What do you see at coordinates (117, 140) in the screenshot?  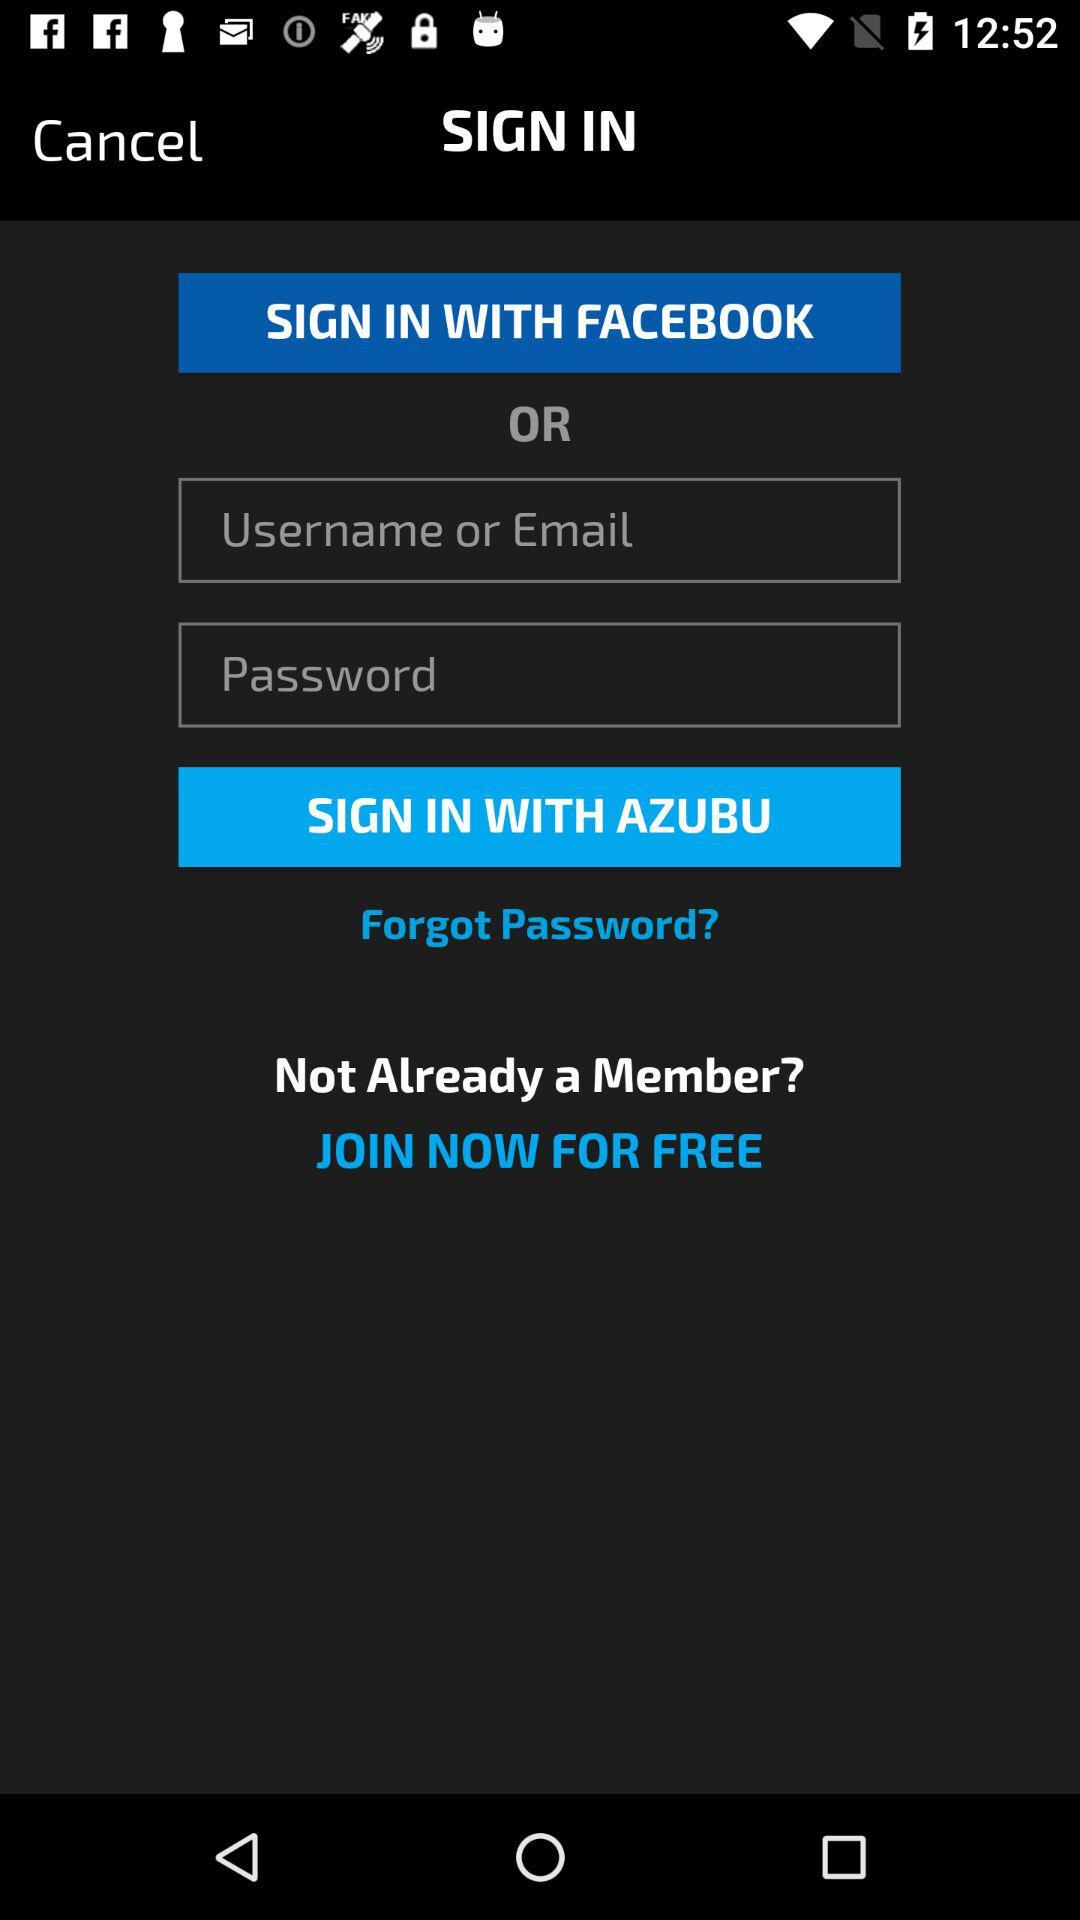 I see `the cancel` at bounding box center [117, 140].